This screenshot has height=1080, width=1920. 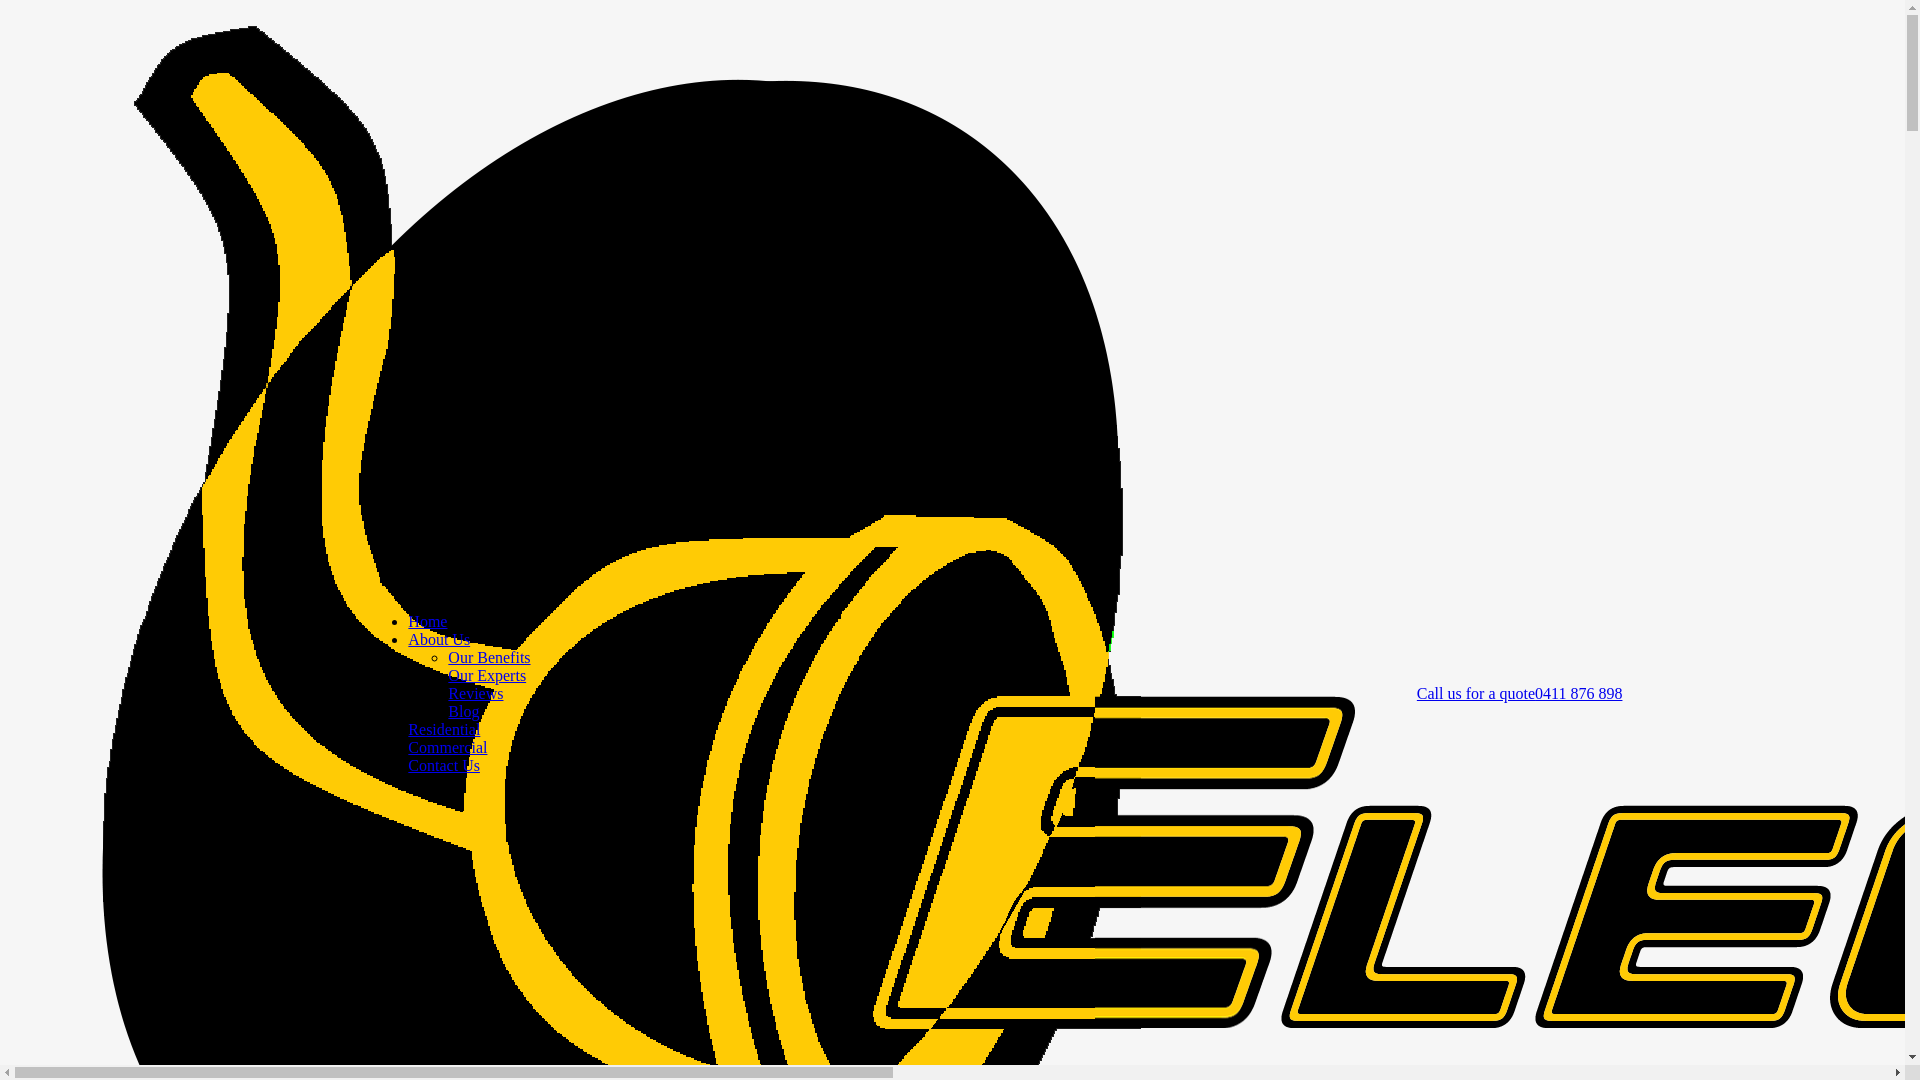 I want to click on 'Reviews', so click(x=474, y=692).